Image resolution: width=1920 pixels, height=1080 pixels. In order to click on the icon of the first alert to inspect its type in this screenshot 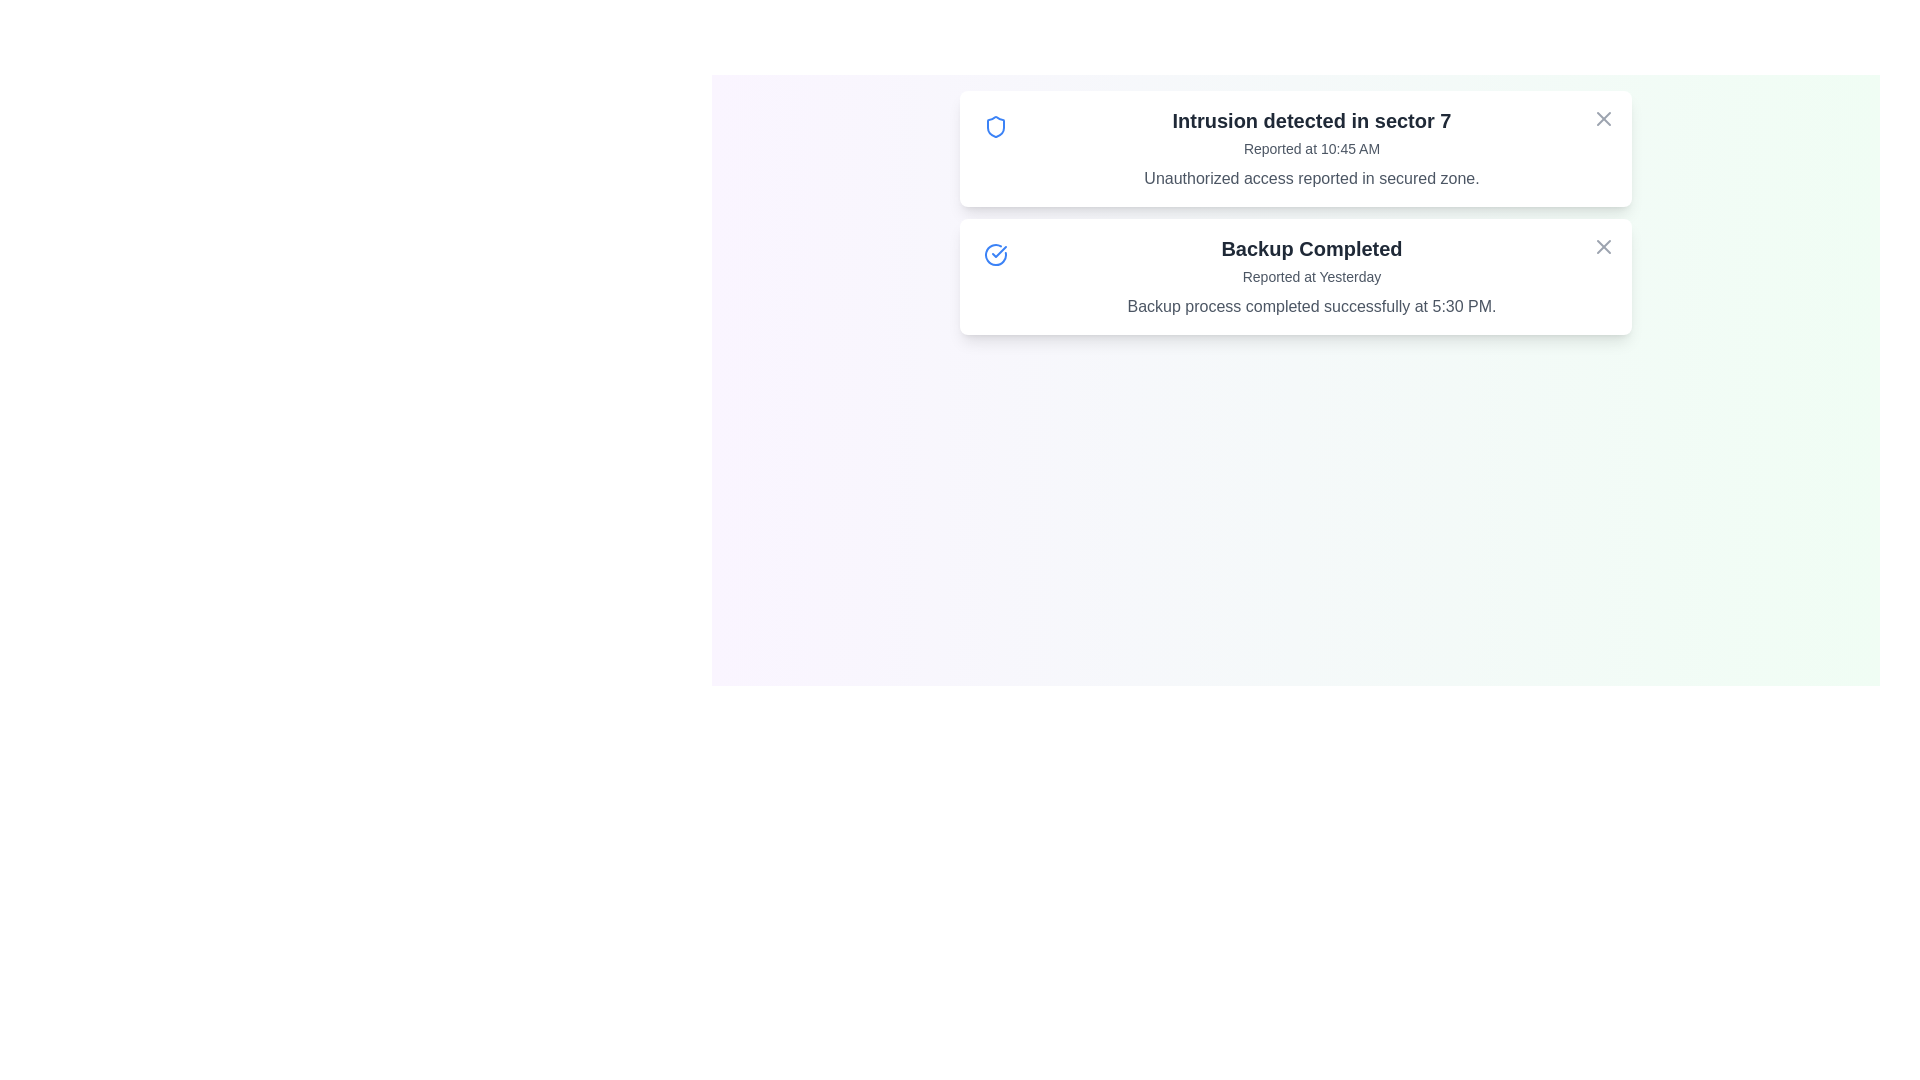, I will do `click(996, 127)`.